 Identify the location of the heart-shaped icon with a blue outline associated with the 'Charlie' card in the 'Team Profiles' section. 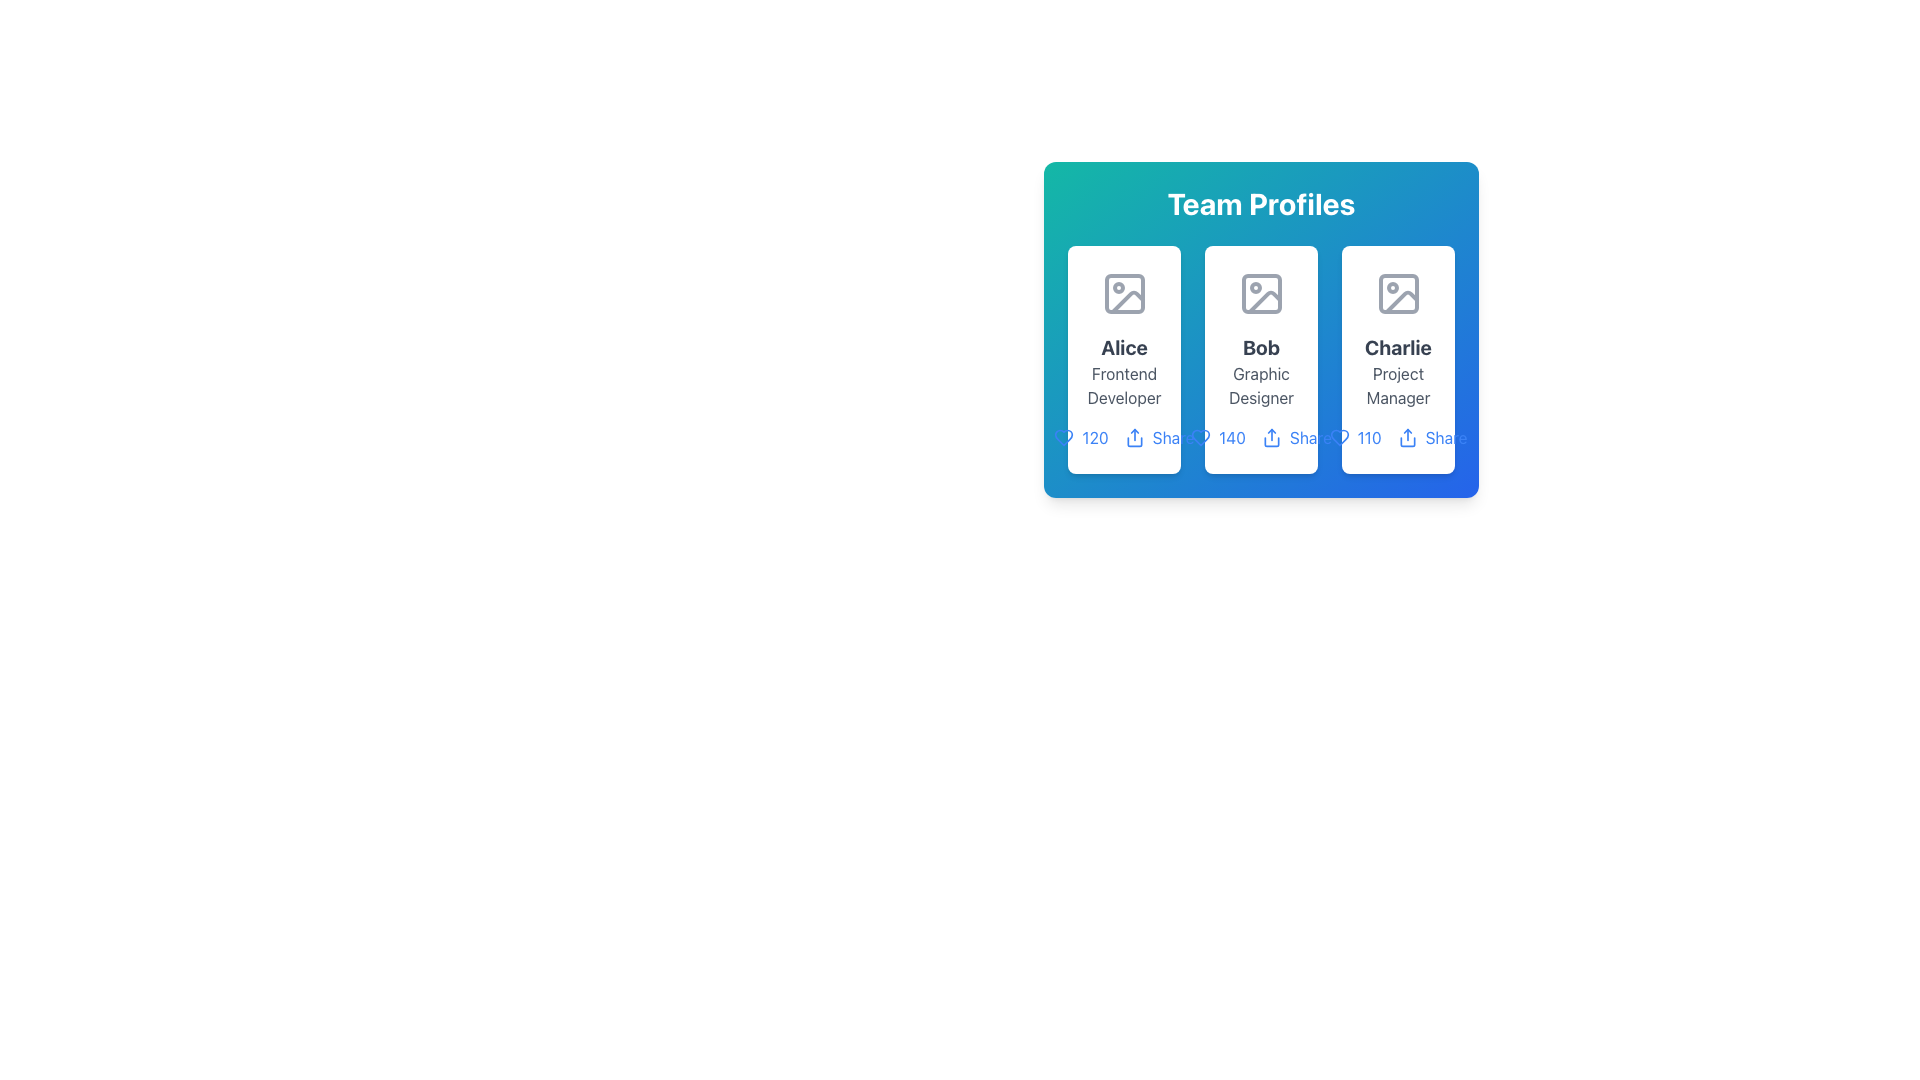
(1339, 437).